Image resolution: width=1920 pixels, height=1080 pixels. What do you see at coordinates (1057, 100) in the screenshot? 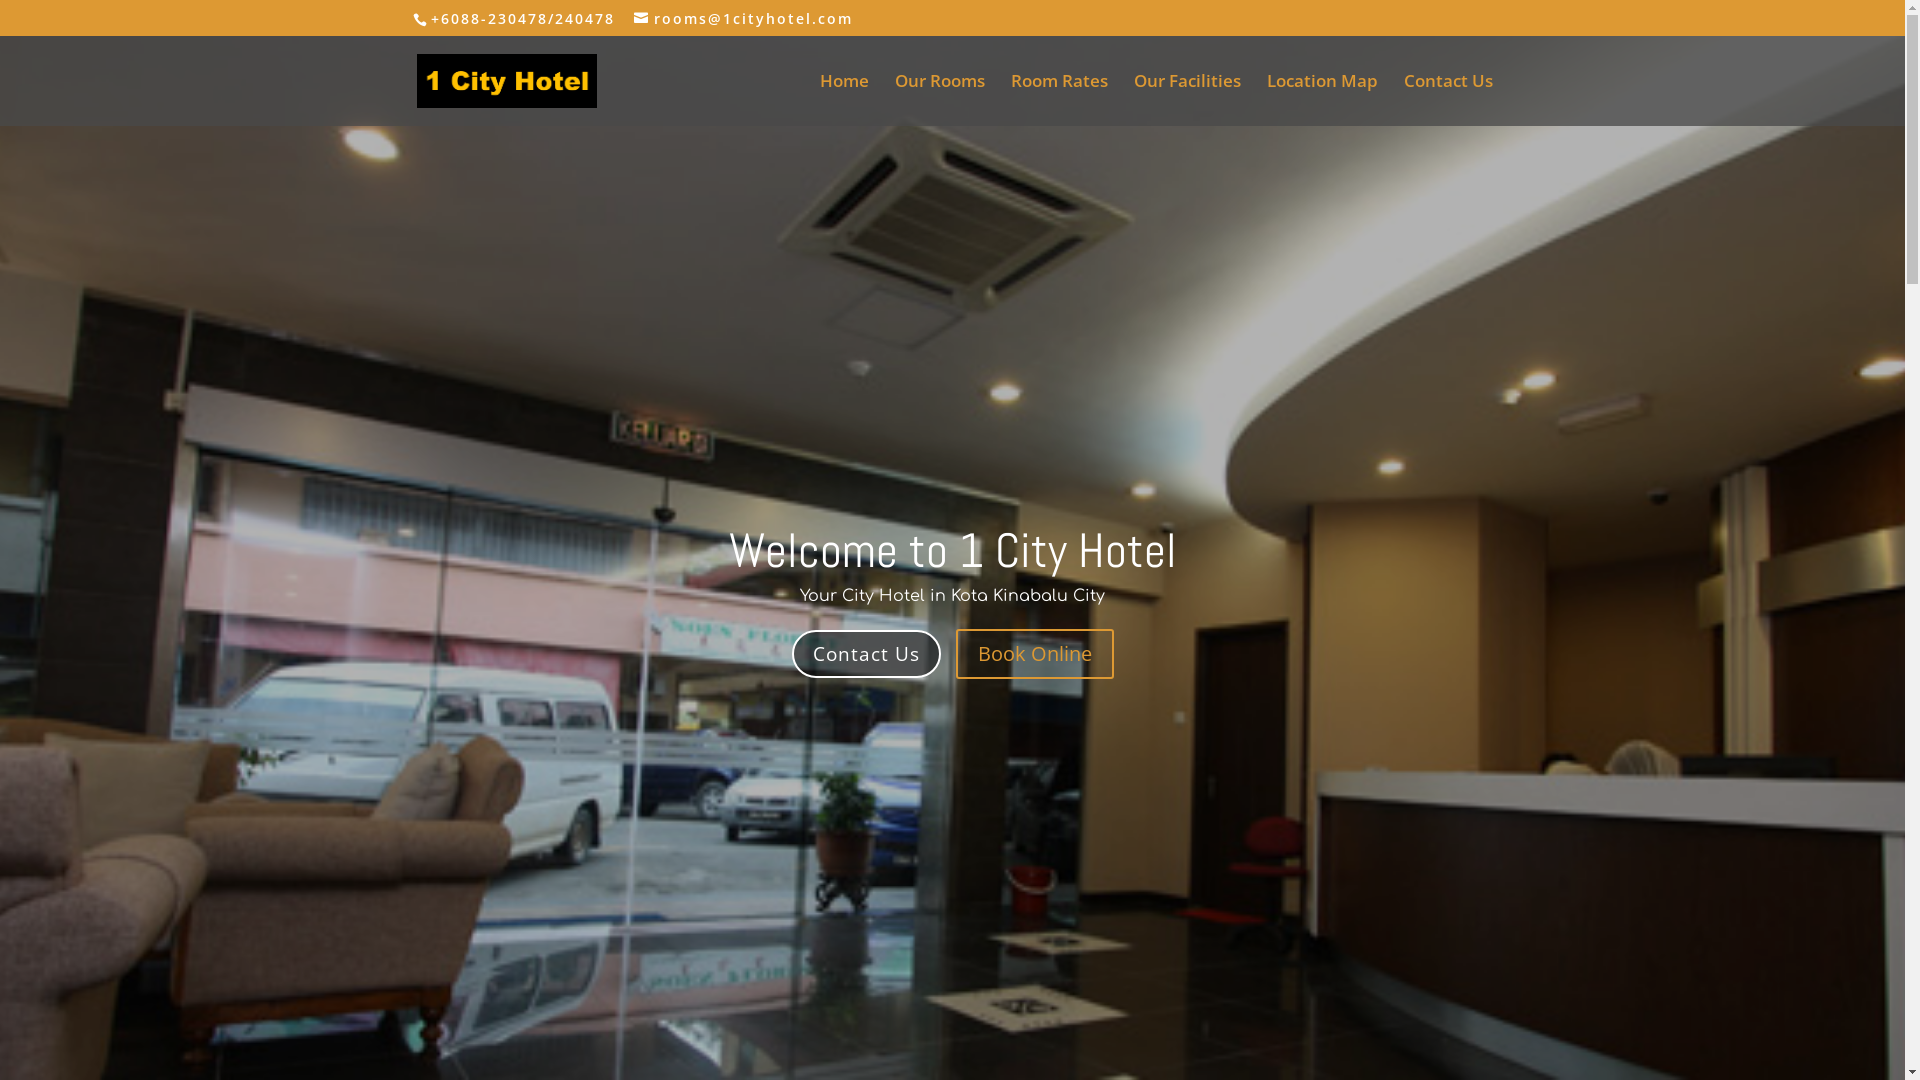
I see `'Room Rates'` at bounding box center [1057, 100].